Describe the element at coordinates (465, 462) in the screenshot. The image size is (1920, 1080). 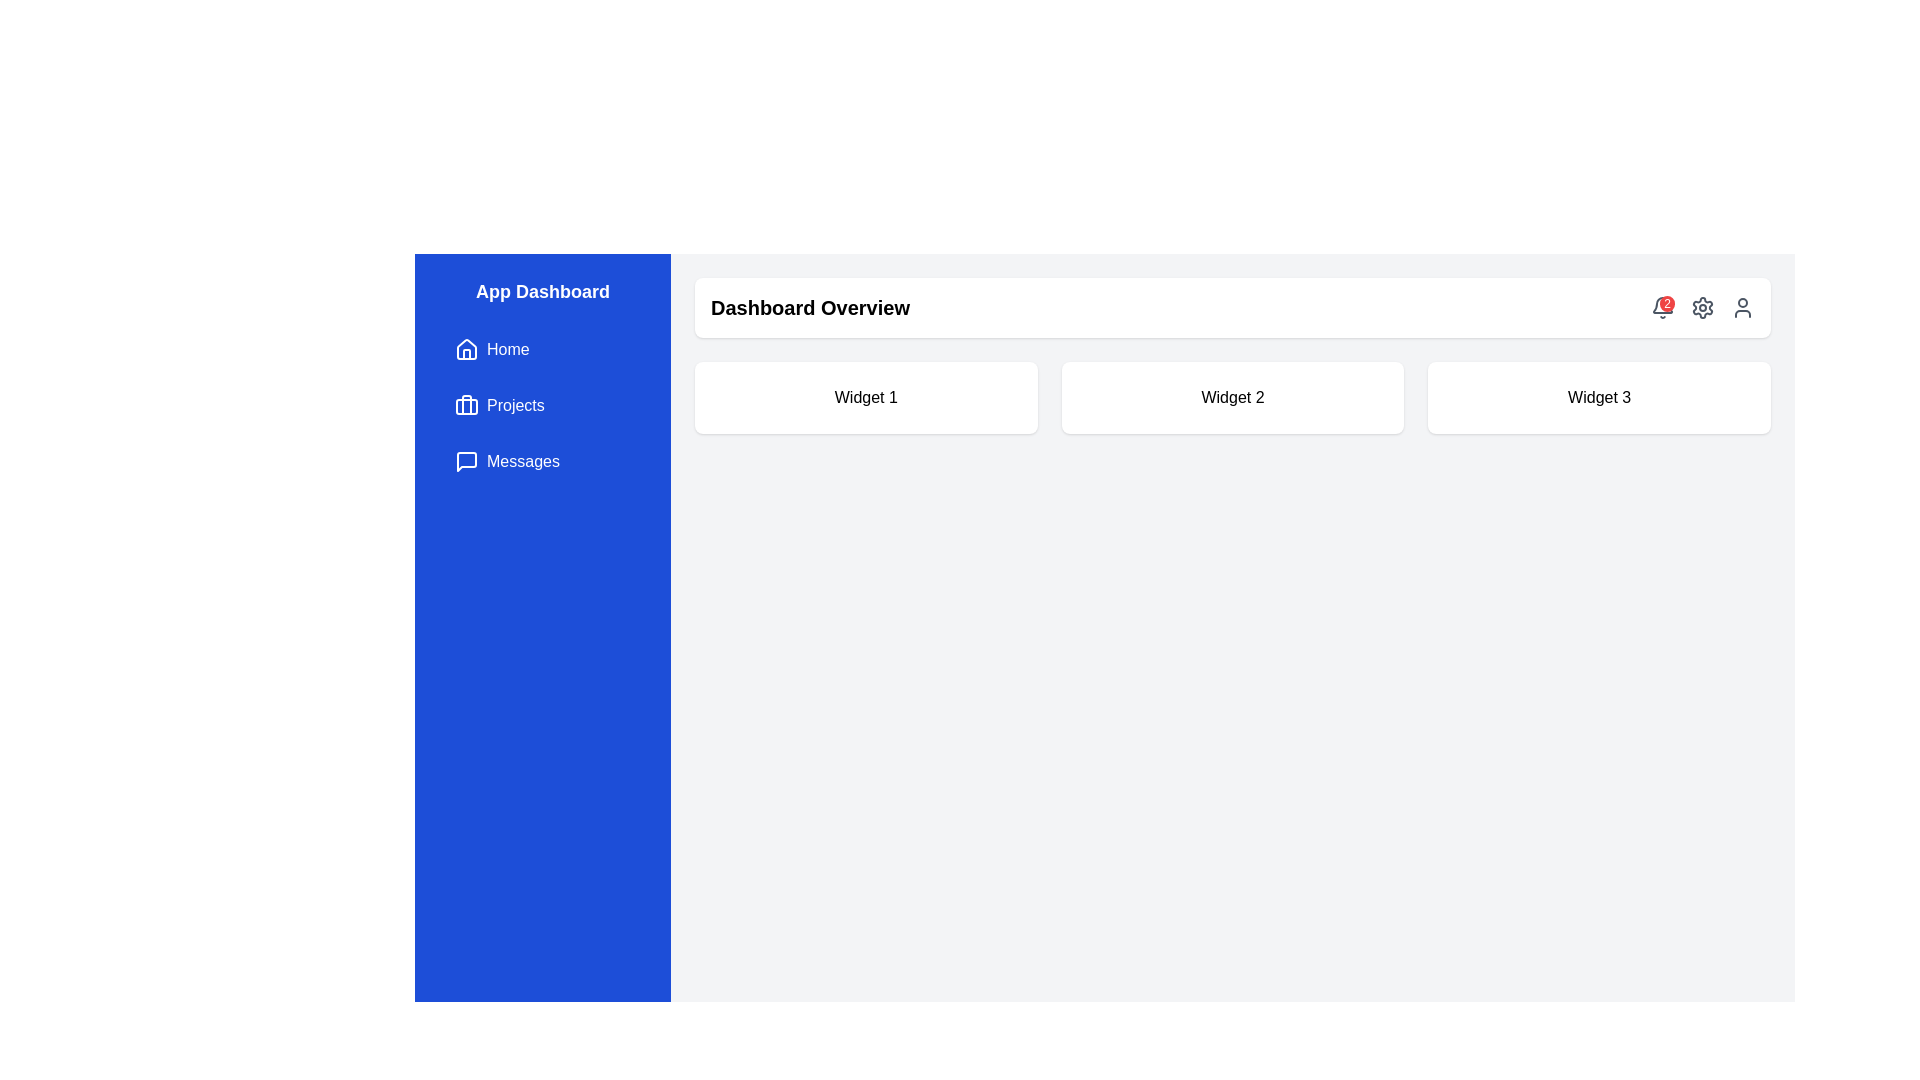
I see `the speech bubble icon located to the left of the 'Messages' text label in the left sidebar` at that location.